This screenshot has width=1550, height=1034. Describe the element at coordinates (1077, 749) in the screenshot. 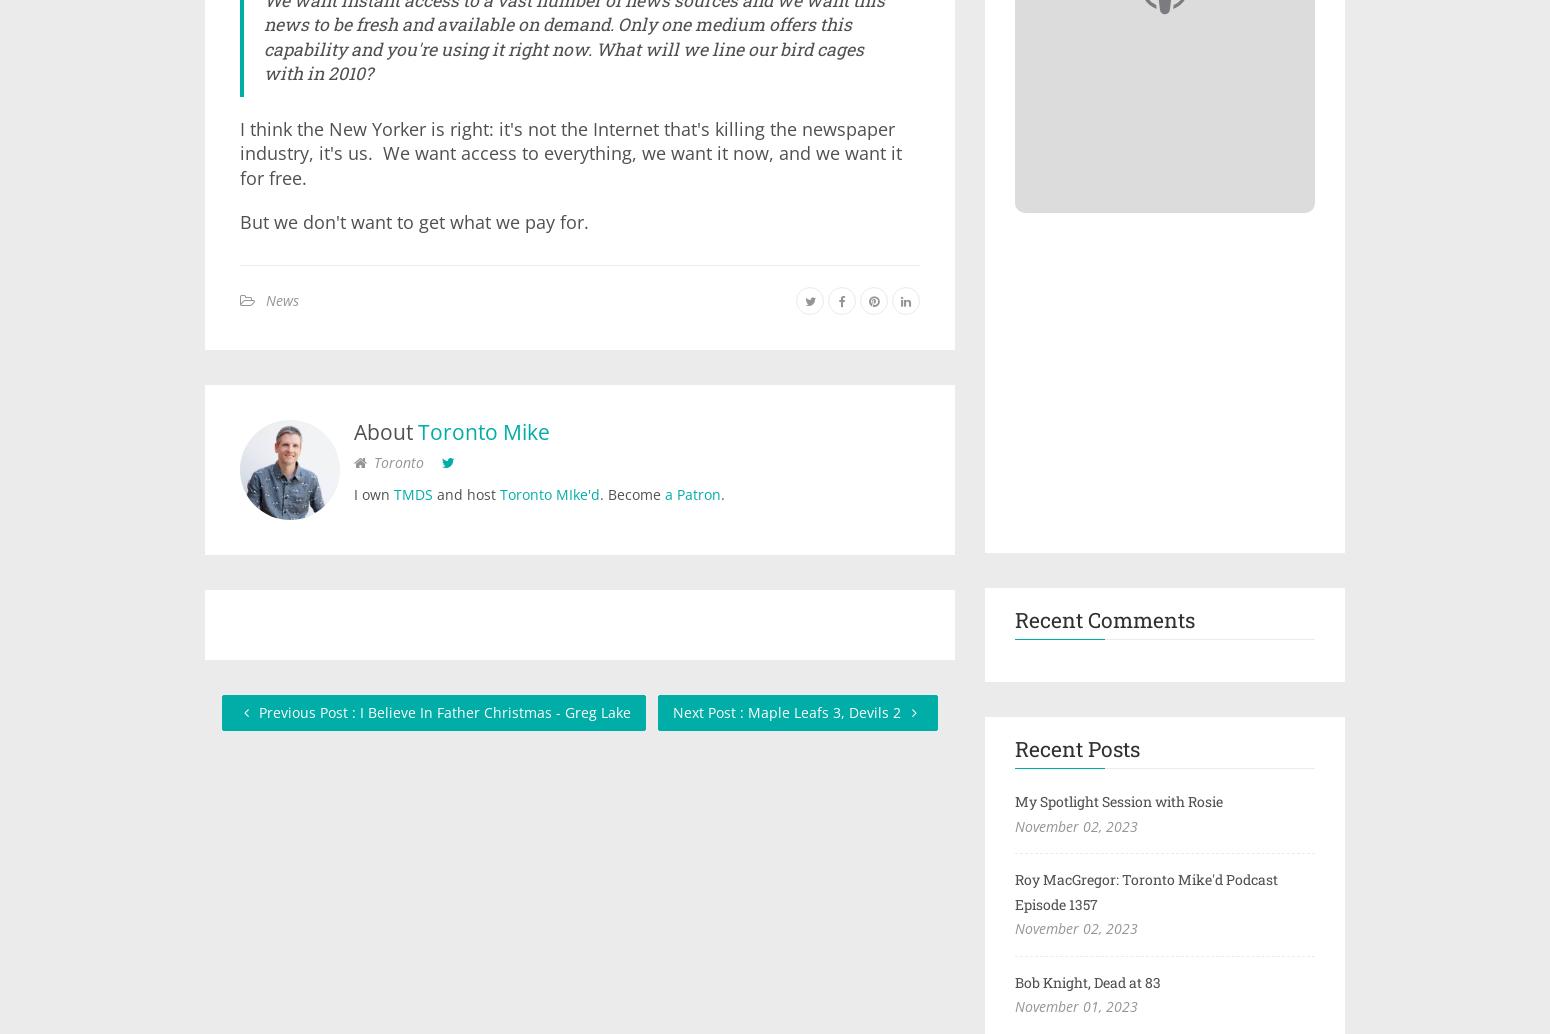

I see `'Recent Posts'` at that location.